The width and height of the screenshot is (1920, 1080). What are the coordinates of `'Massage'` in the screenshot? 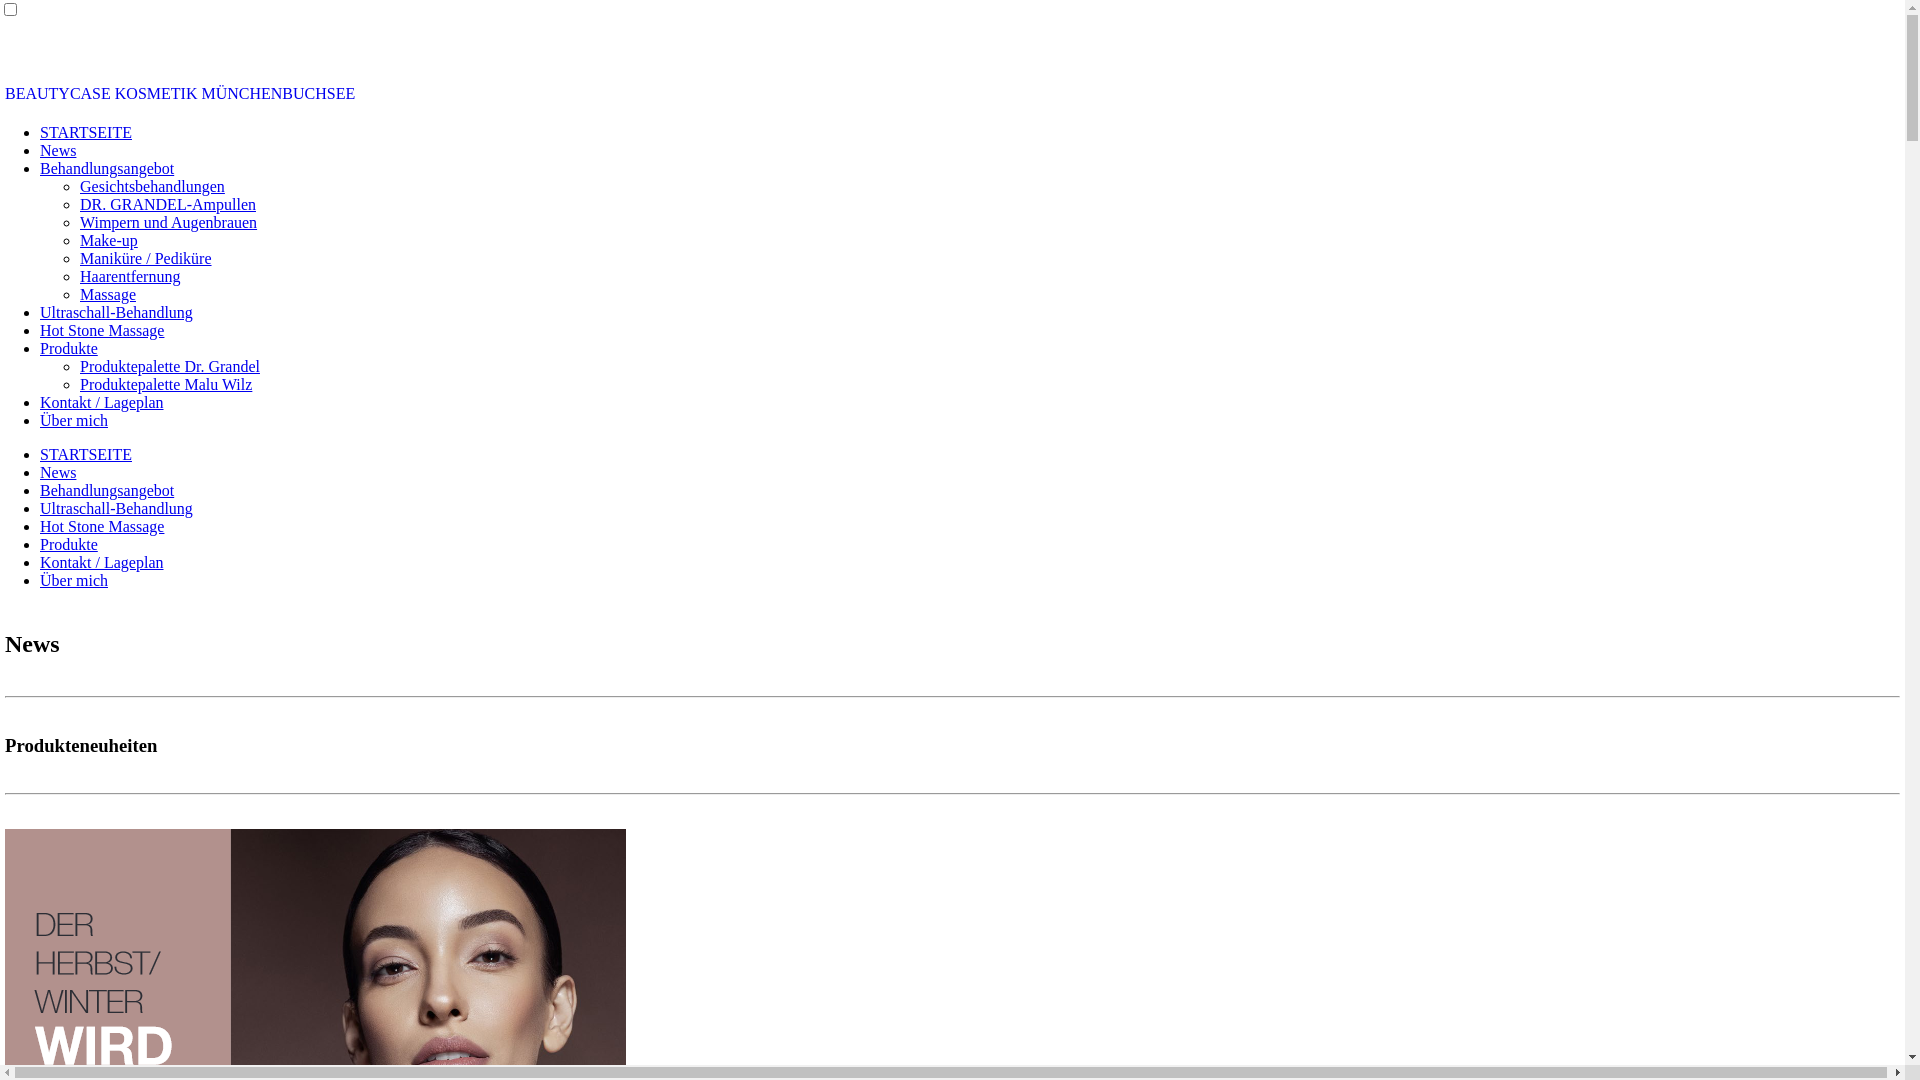 It's located at (106, 294).